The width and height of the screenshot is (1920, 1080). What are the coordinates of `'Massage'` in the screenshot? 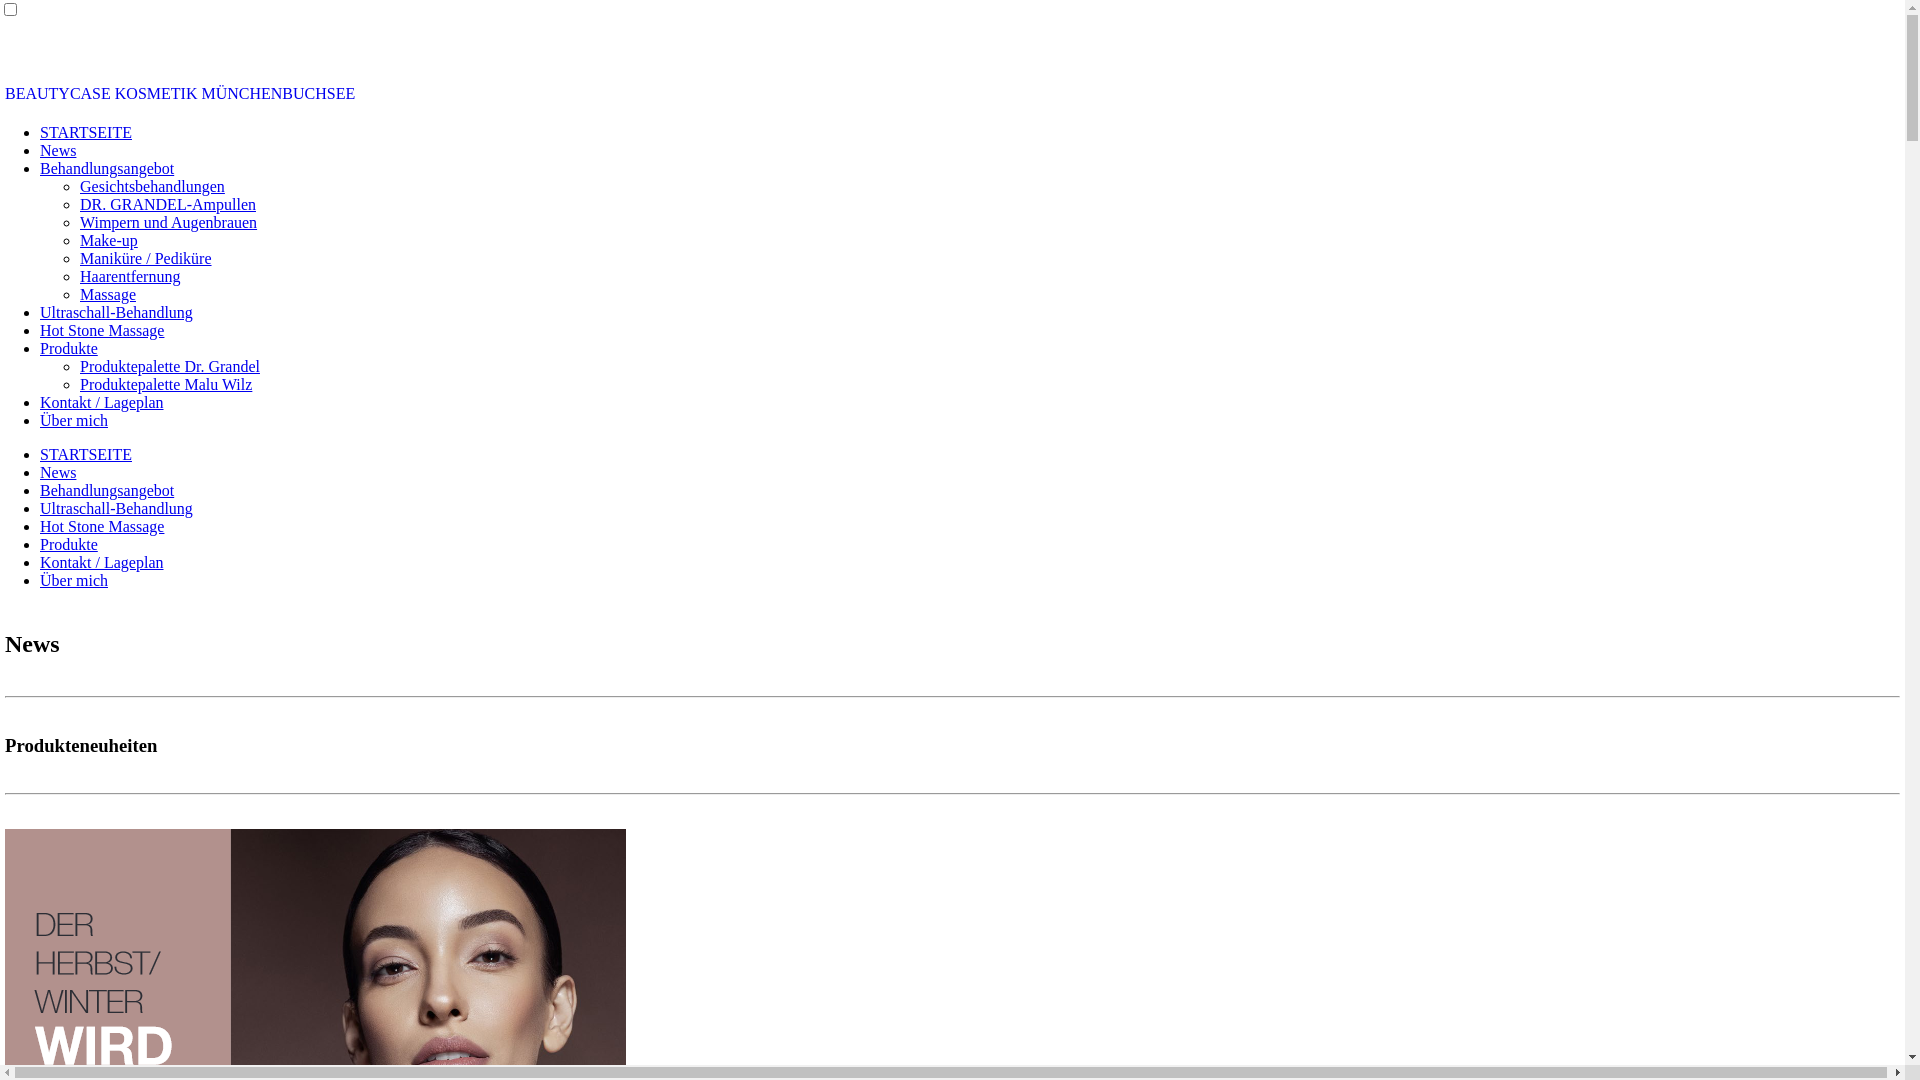 It's located at (106, 294).